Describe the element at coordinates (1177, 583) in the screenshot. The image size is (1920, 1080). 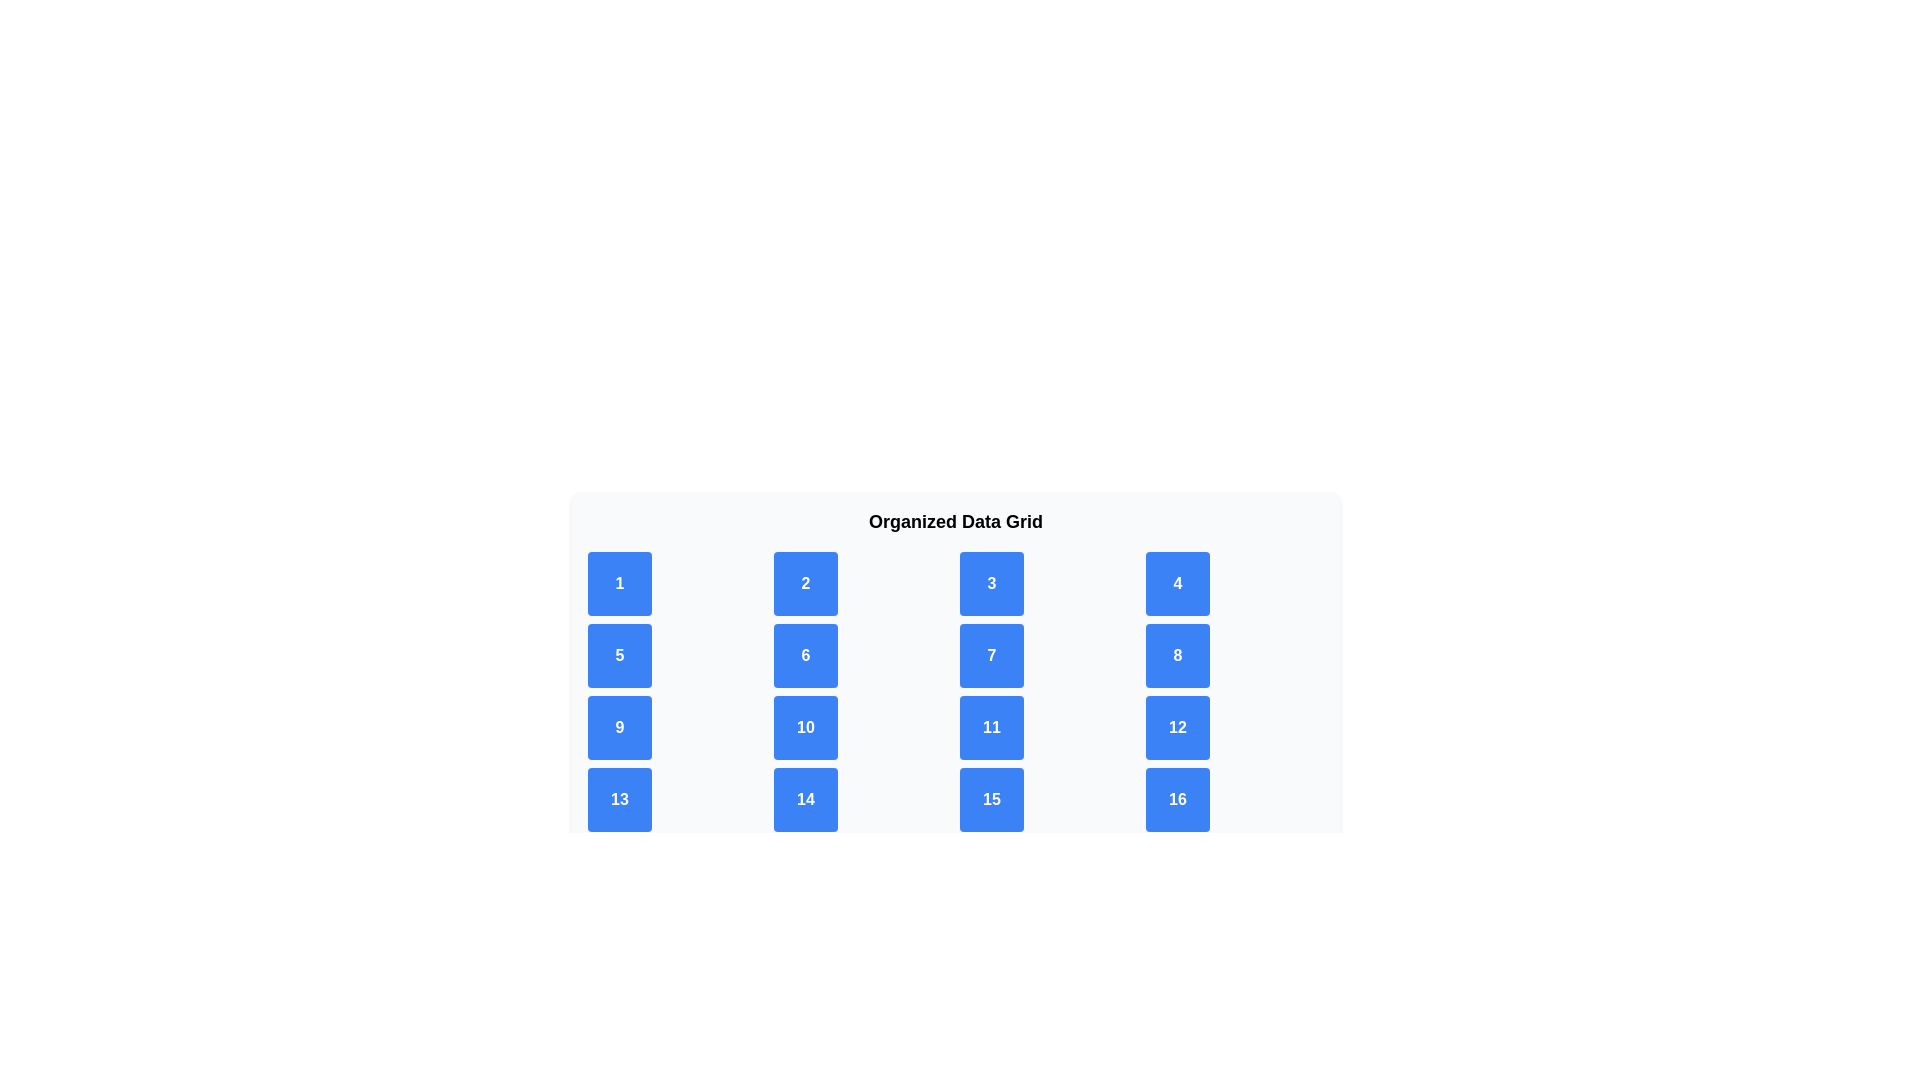
I see `the button in the first row and fourth column that is associated with the number '4'` at that location.